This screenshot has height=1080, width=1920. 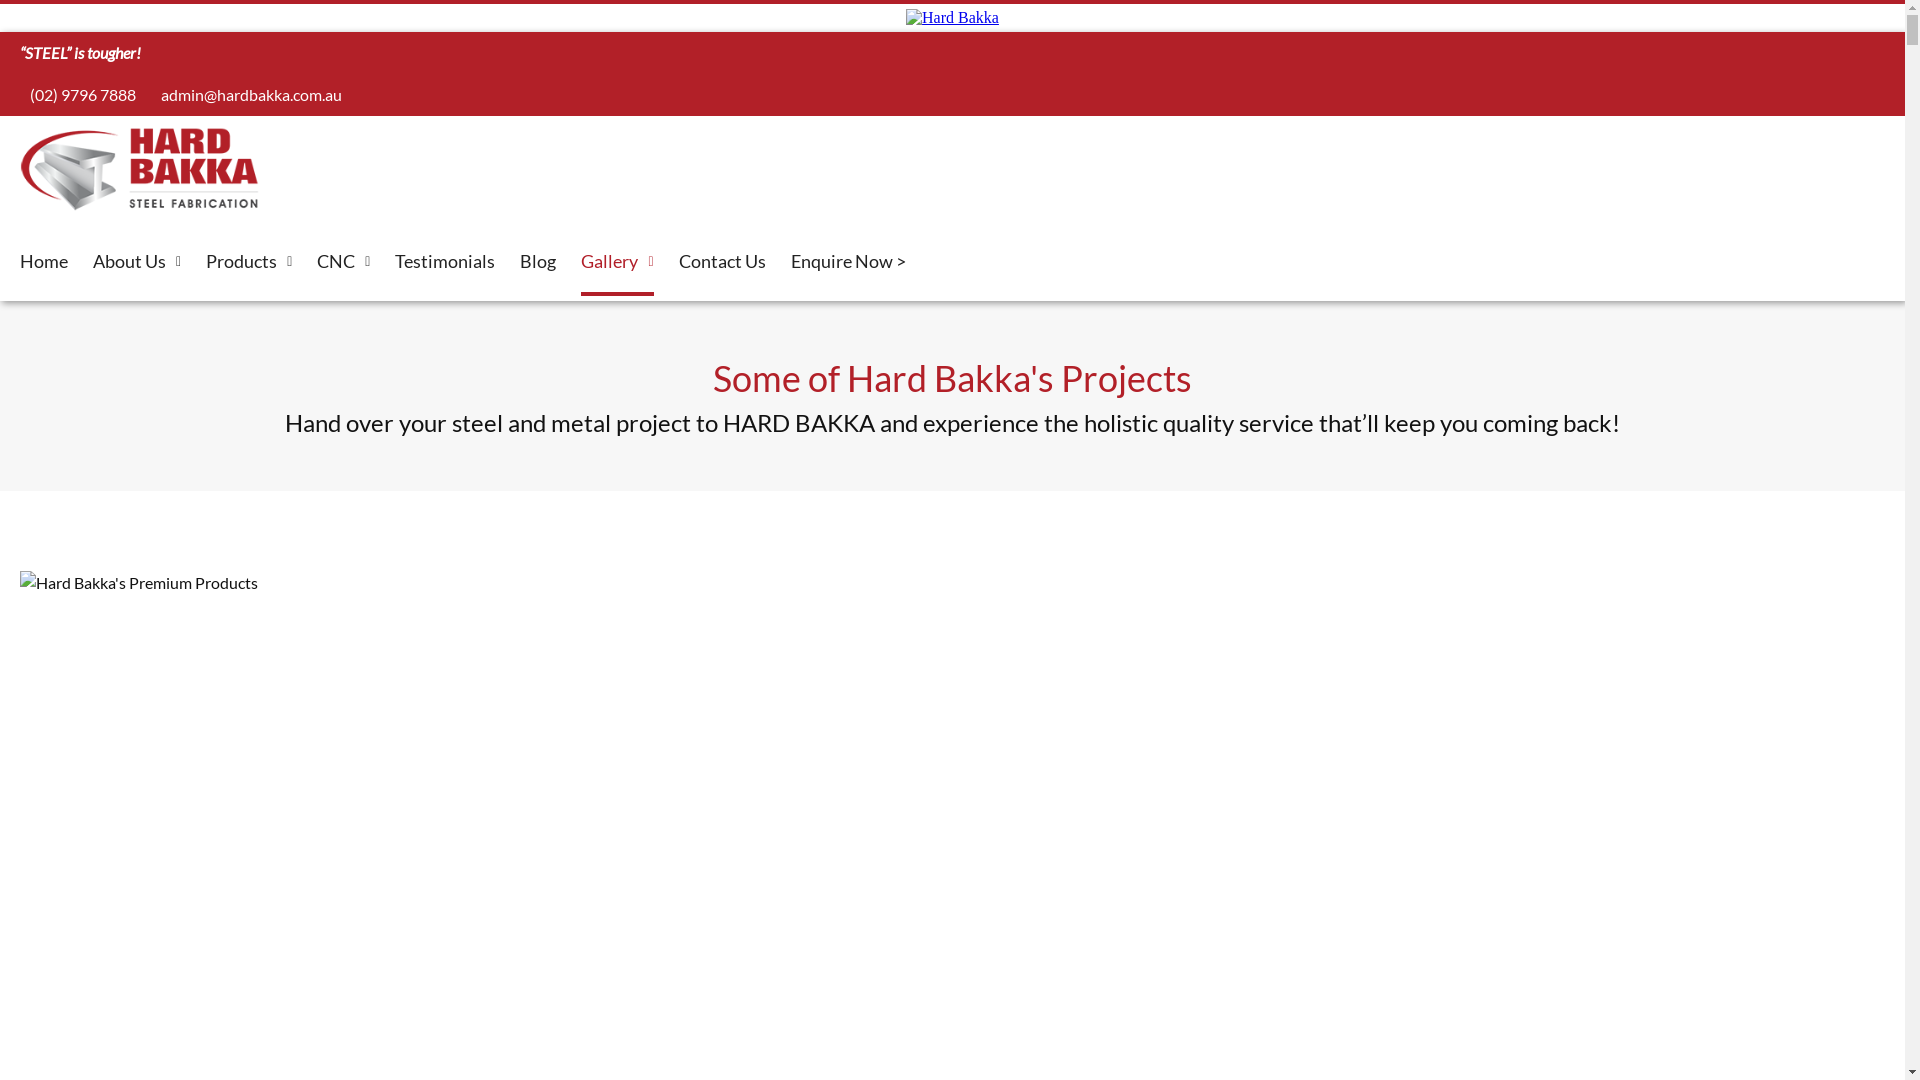 I want to click on 'Products', so click(x=206, y=262).